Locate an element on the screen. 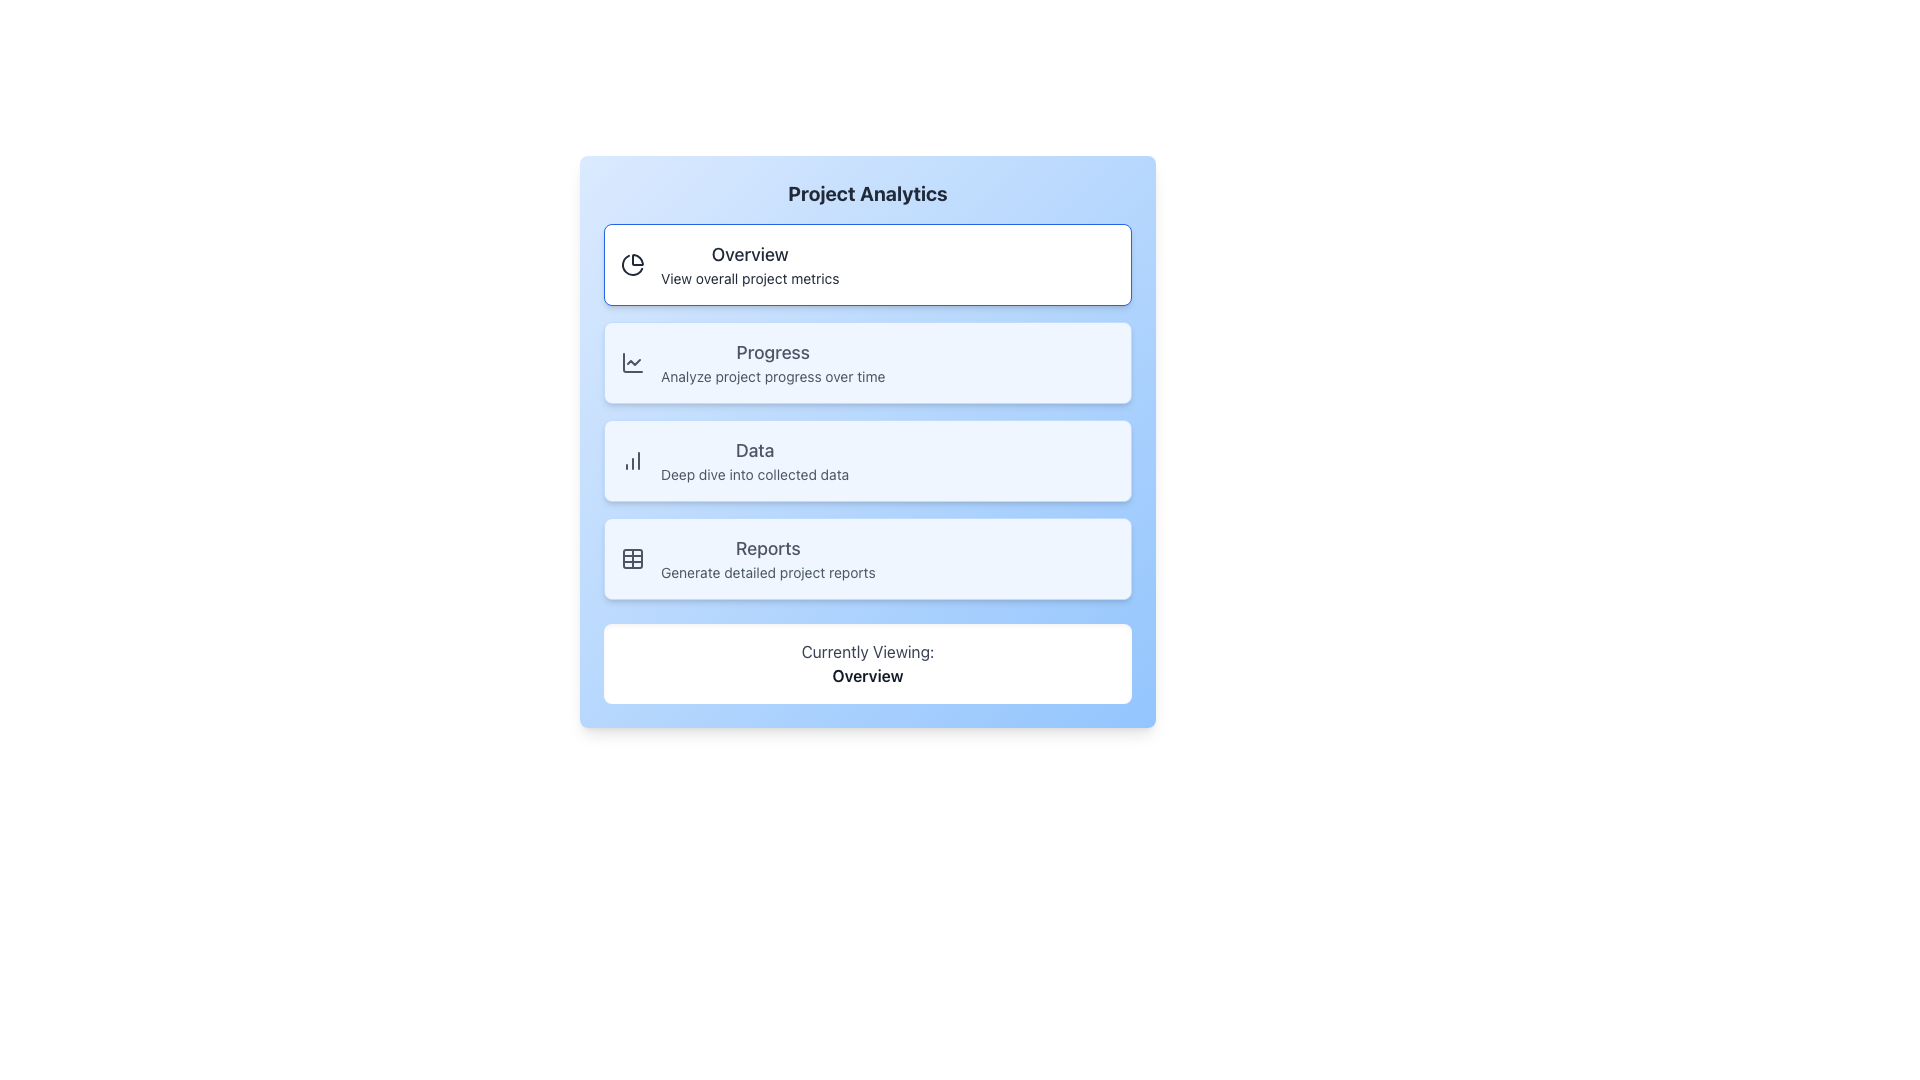 The height and width of the screenshot is (1080, 1920). the SVG-based graphic icon representing reports, which is the fourth icon in the navigation options within the expandable side menu is located at coordinates (632, 559).